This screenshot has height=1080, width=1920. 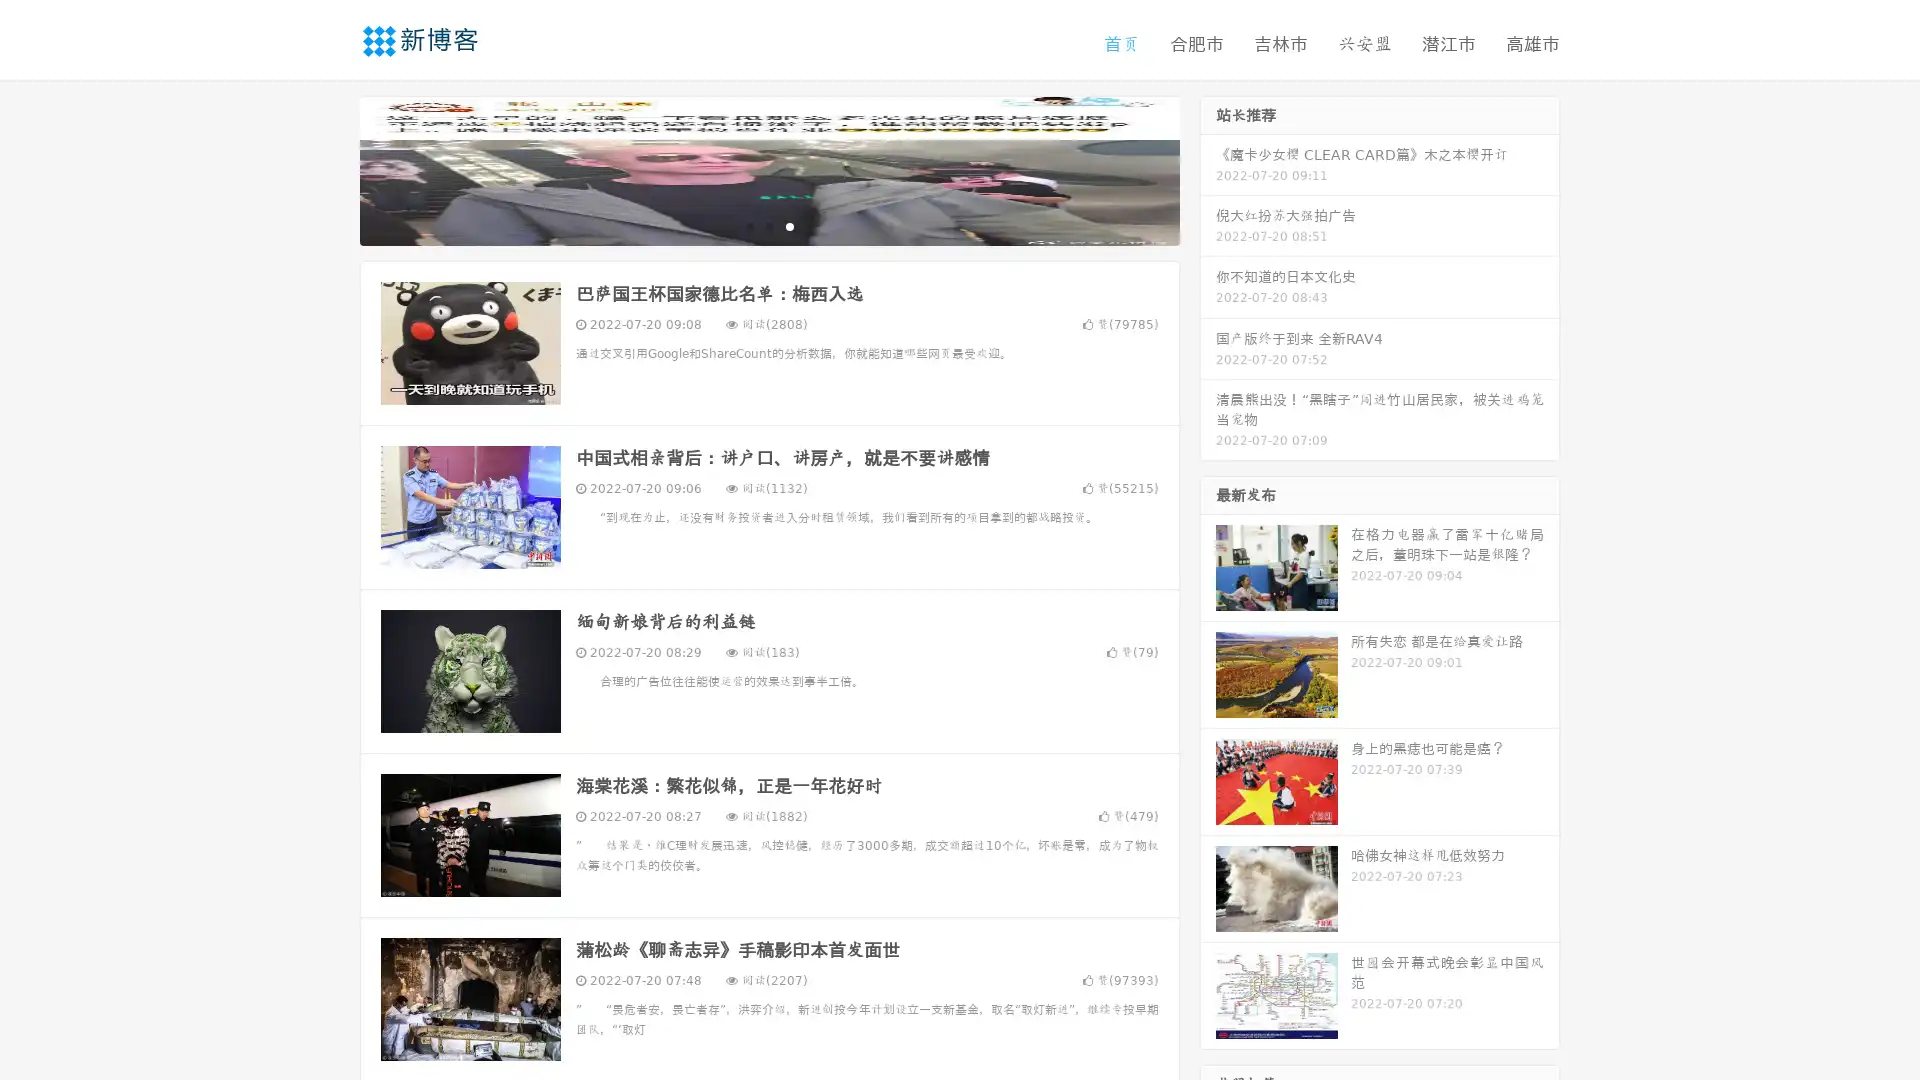 I want to click on Go to slide 1, so click(x=748, y=225).